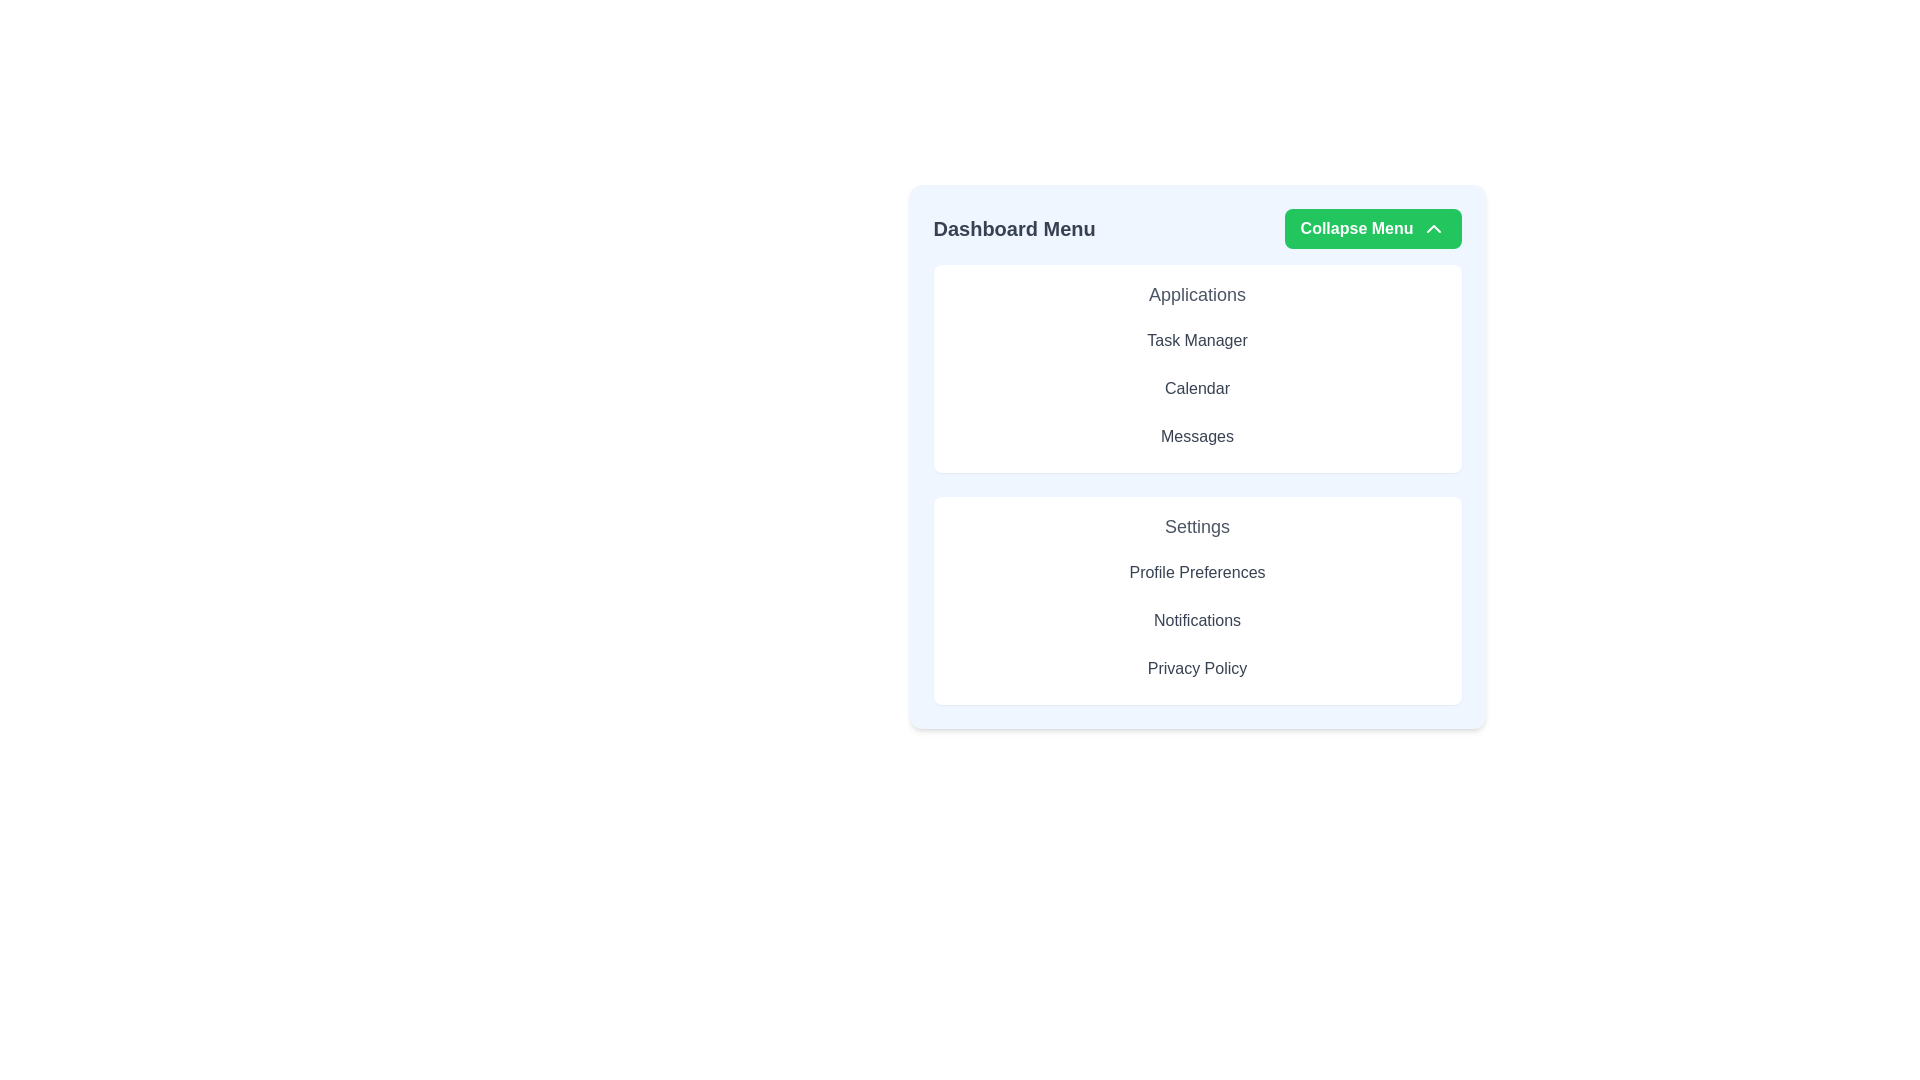 The width and height of the screenshot is (1920, 1080). Describe the element at coordinates (1197, 526) in the screenshot. I see `the static text label that serves as a section title for the settings options, positioned at the top of the menu area, above options like 'Profile Preferences' and 'Notifications.'` at that location.